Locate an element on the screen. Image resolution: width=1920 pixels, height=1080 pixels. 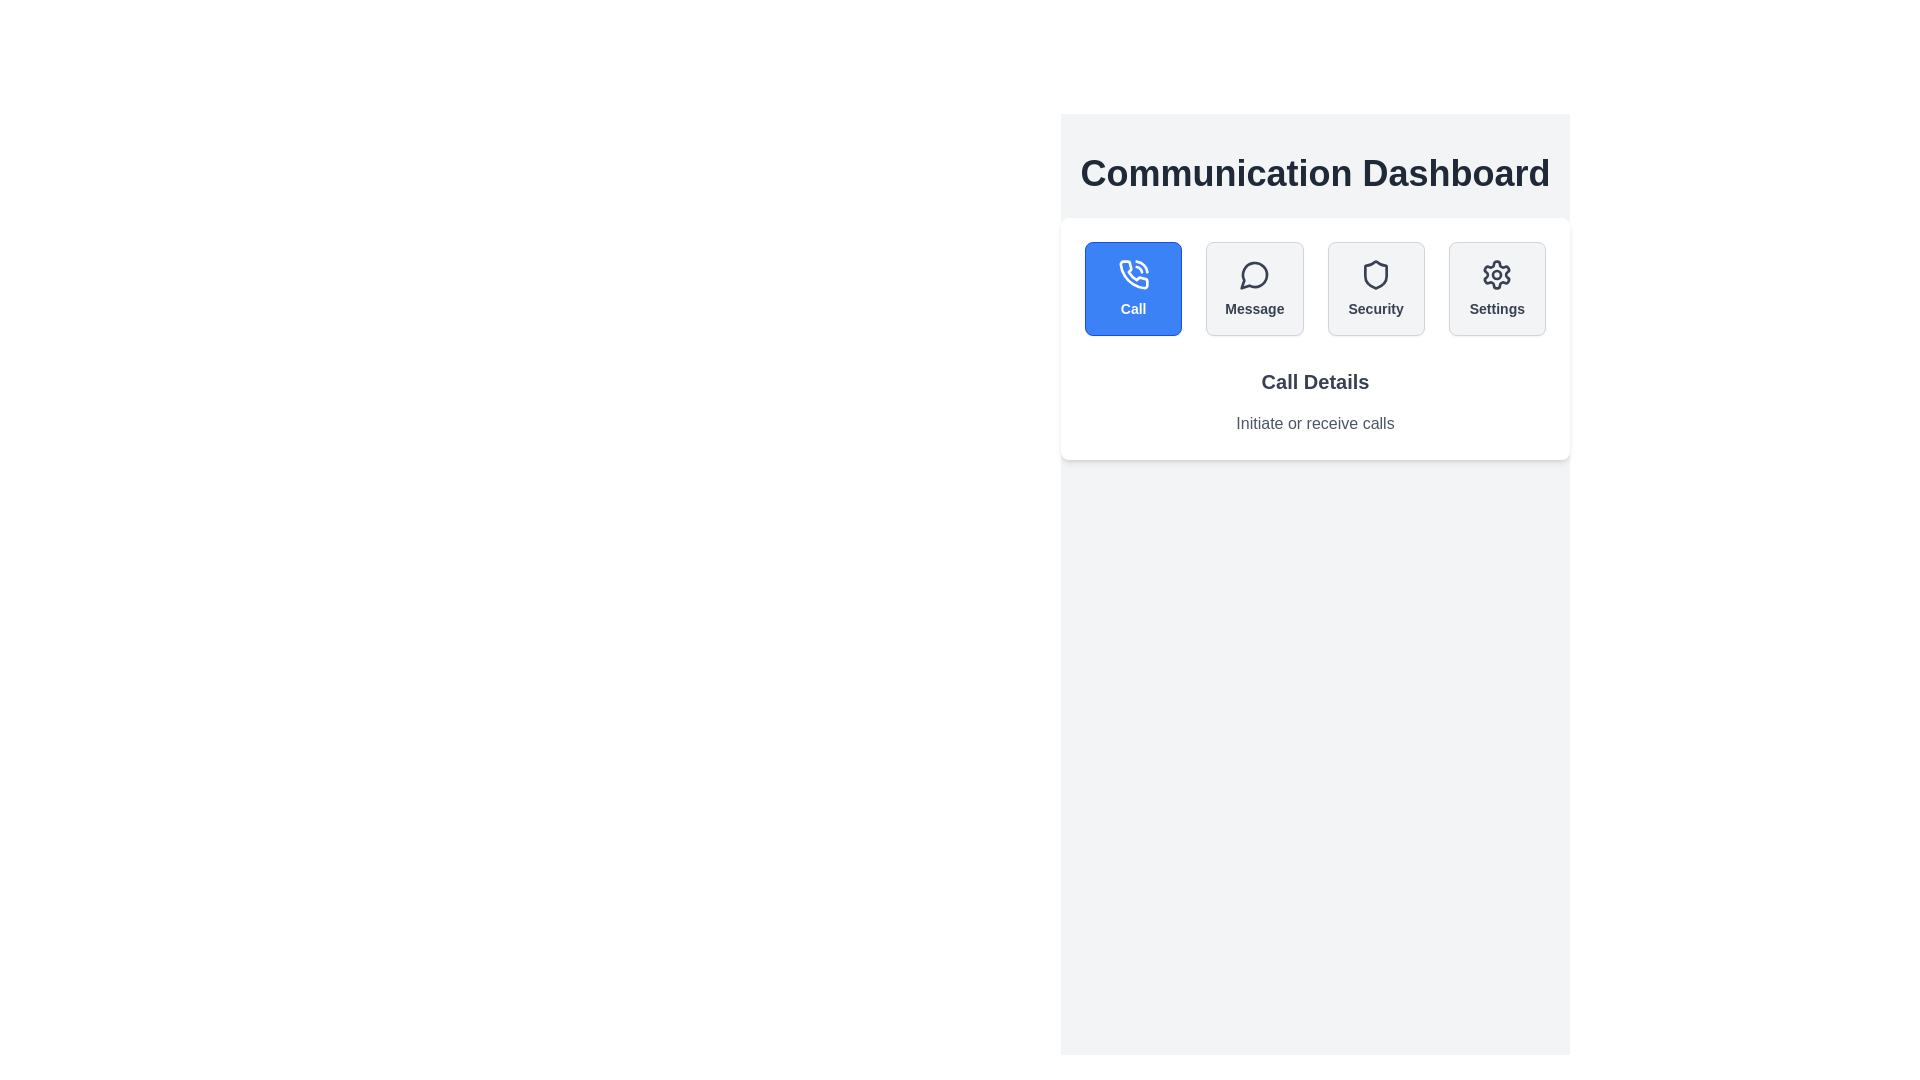
the clickable security-related card, which is the third card in a grid layout is located at coordinates (1375, 289).